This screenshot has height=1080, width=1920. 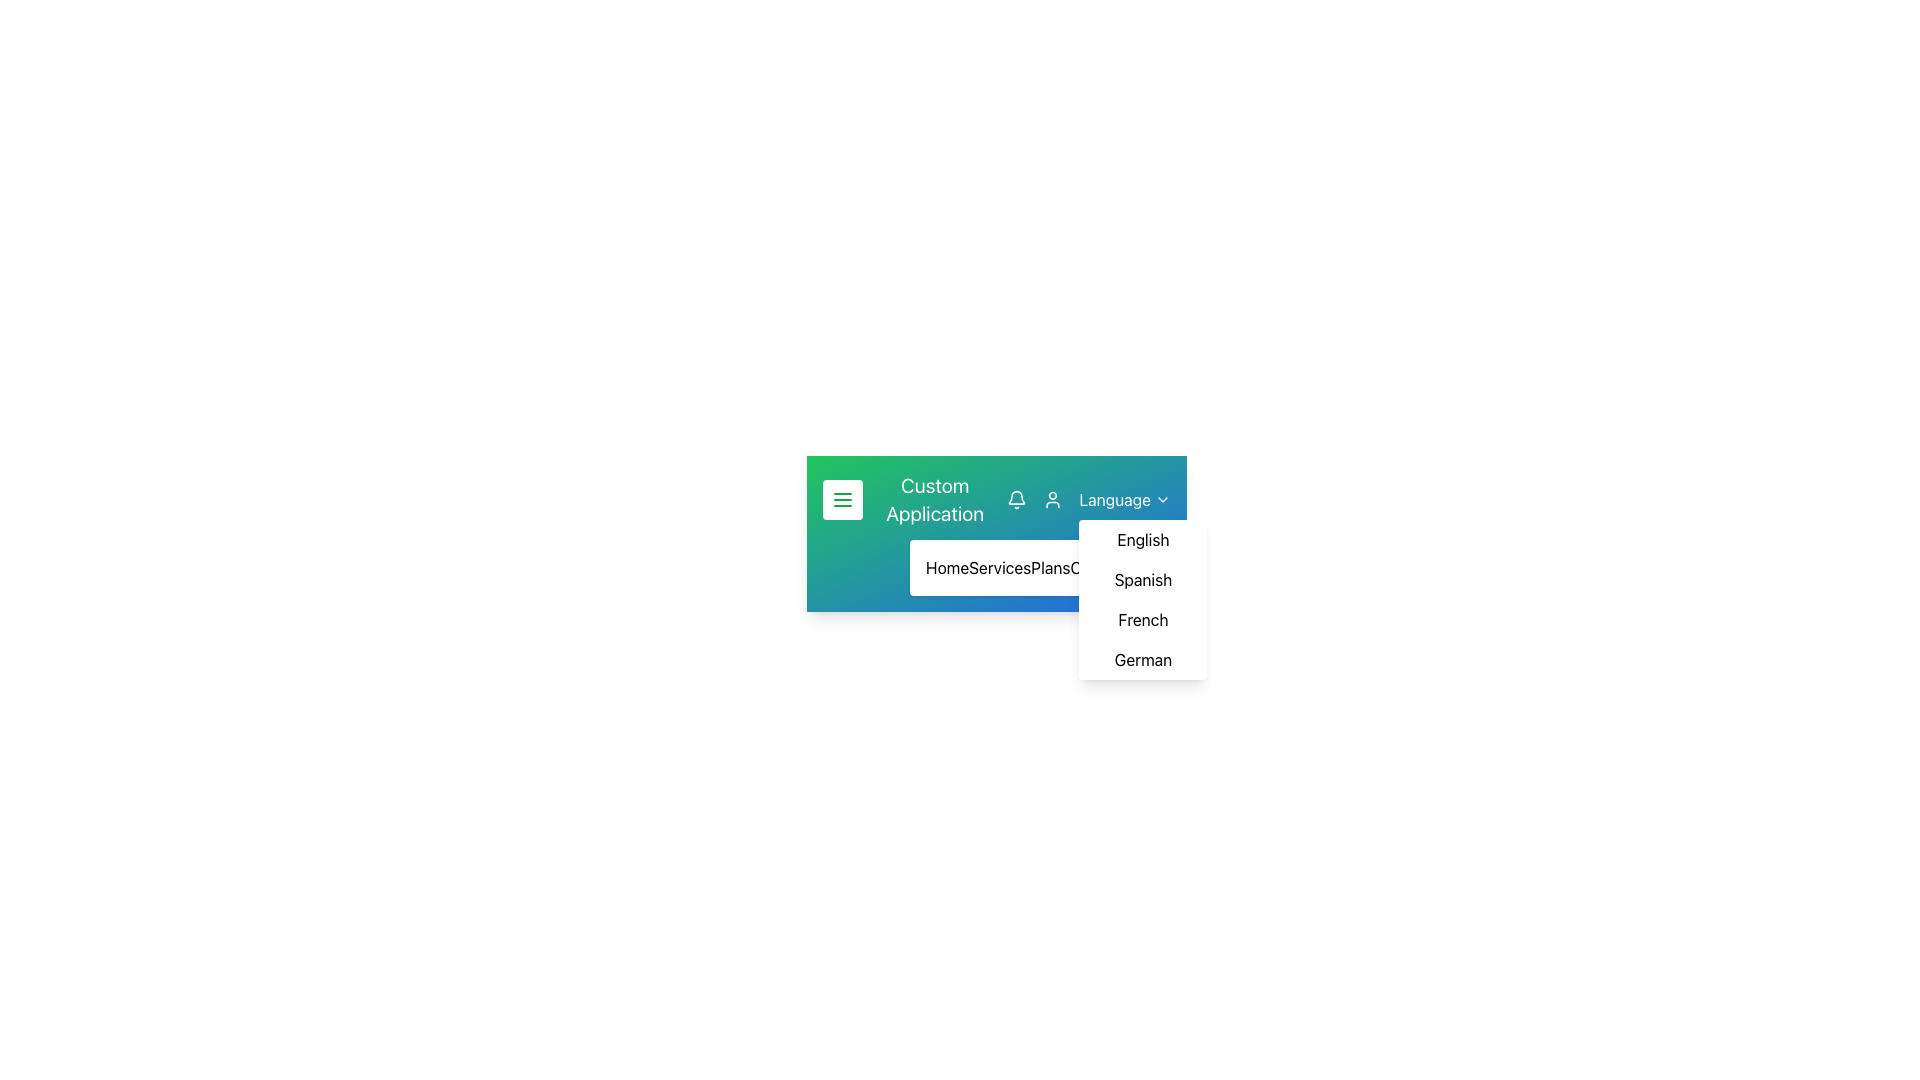 What do you see at coordinates (1143, 540) in the screenshot?
I see `the English language option in the language selection menu` at bounding box center [1143, 540].